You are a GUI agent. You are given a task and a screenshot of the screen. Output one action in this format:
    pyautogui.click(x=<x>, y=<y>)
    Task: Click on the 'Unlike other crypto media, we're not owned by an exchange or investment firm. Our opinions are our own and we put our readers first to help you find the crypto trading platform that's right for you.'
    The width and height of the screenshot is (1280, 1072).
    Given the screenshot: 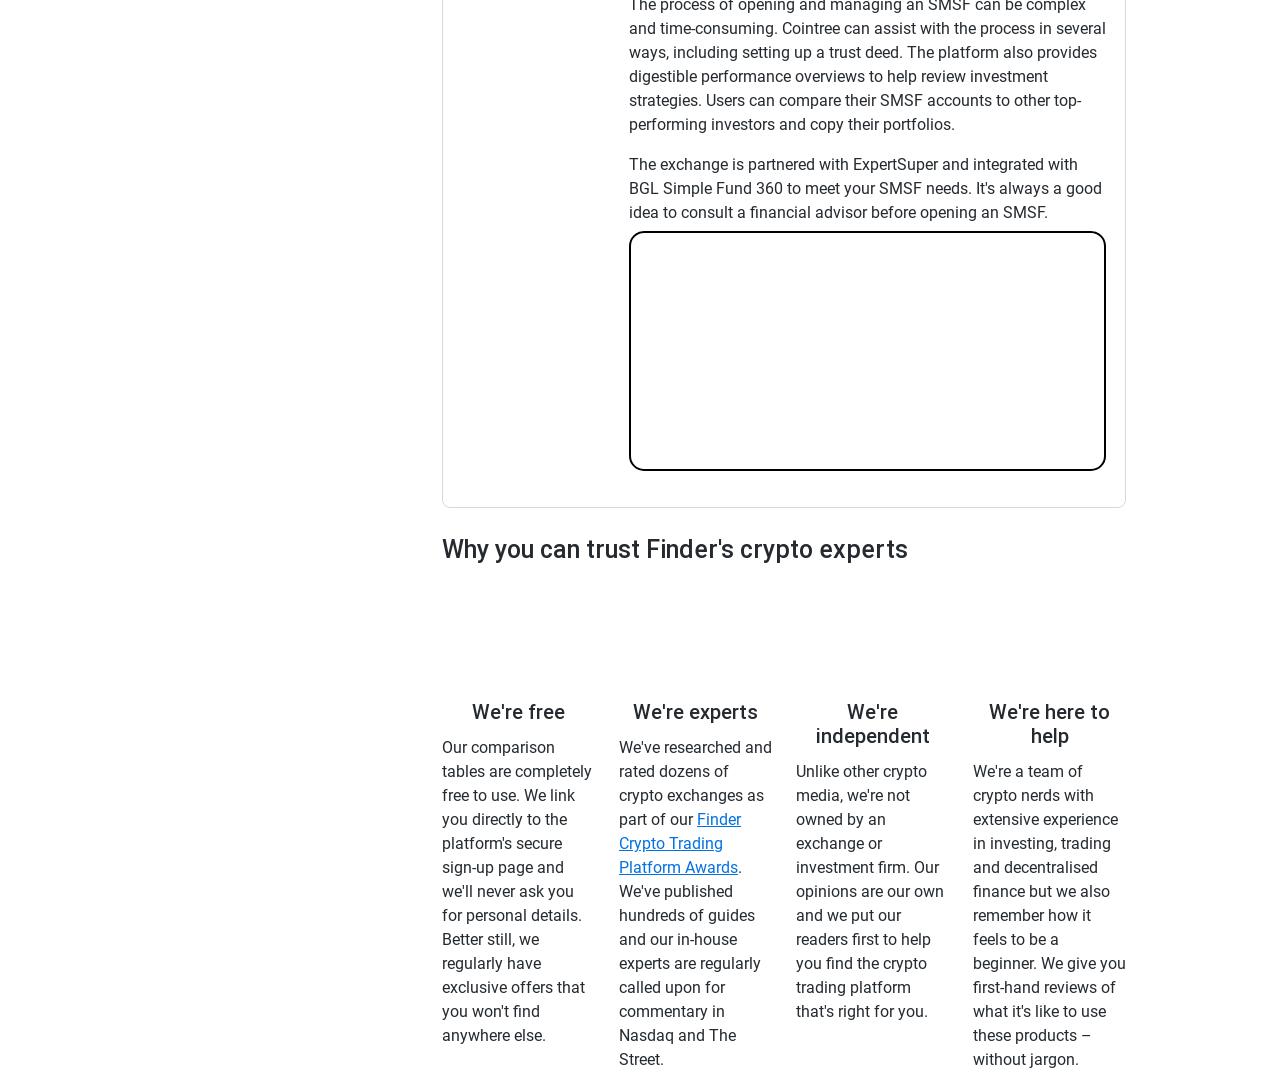 What is the action you would take?
    pyautogui.click(x=870, y=891)
    